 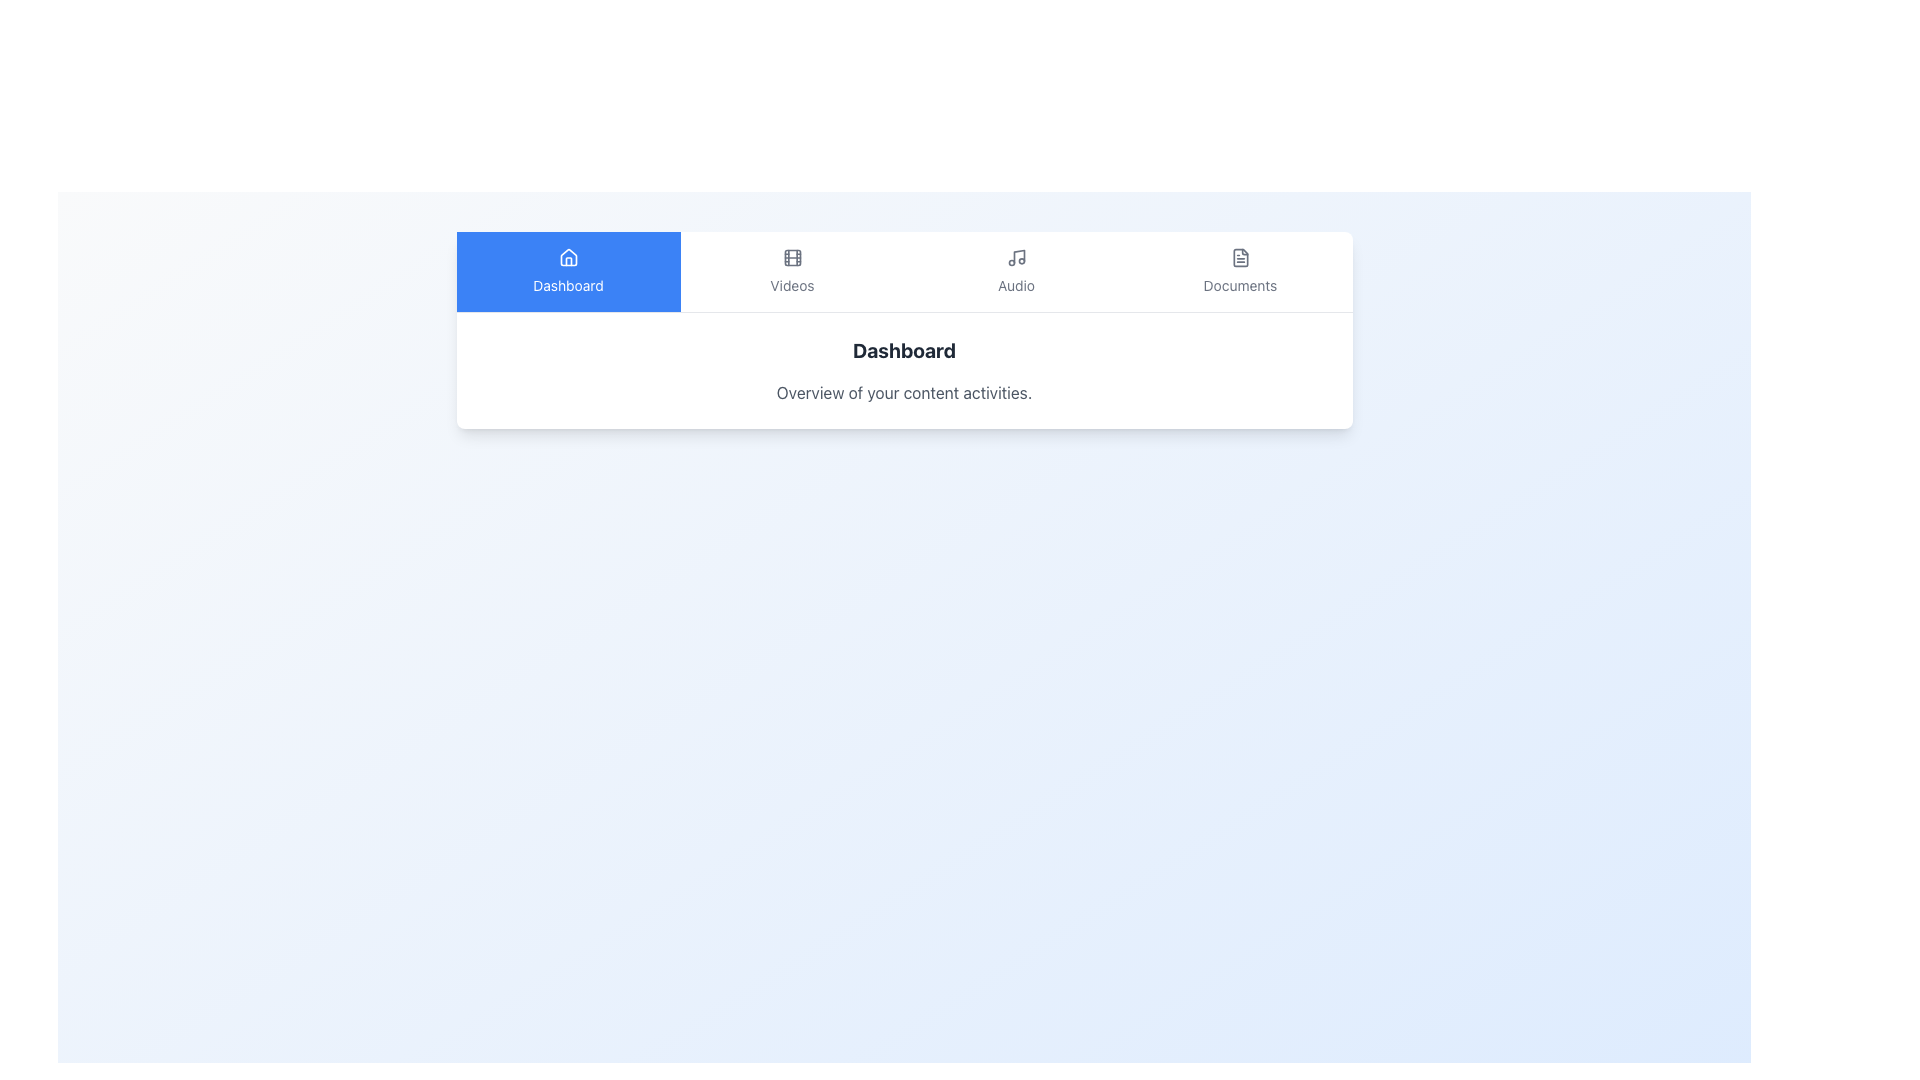 I want to click on the 'Documents' button in the navigation bar to change its color from gray to blue, so click(x=1239, y=272).